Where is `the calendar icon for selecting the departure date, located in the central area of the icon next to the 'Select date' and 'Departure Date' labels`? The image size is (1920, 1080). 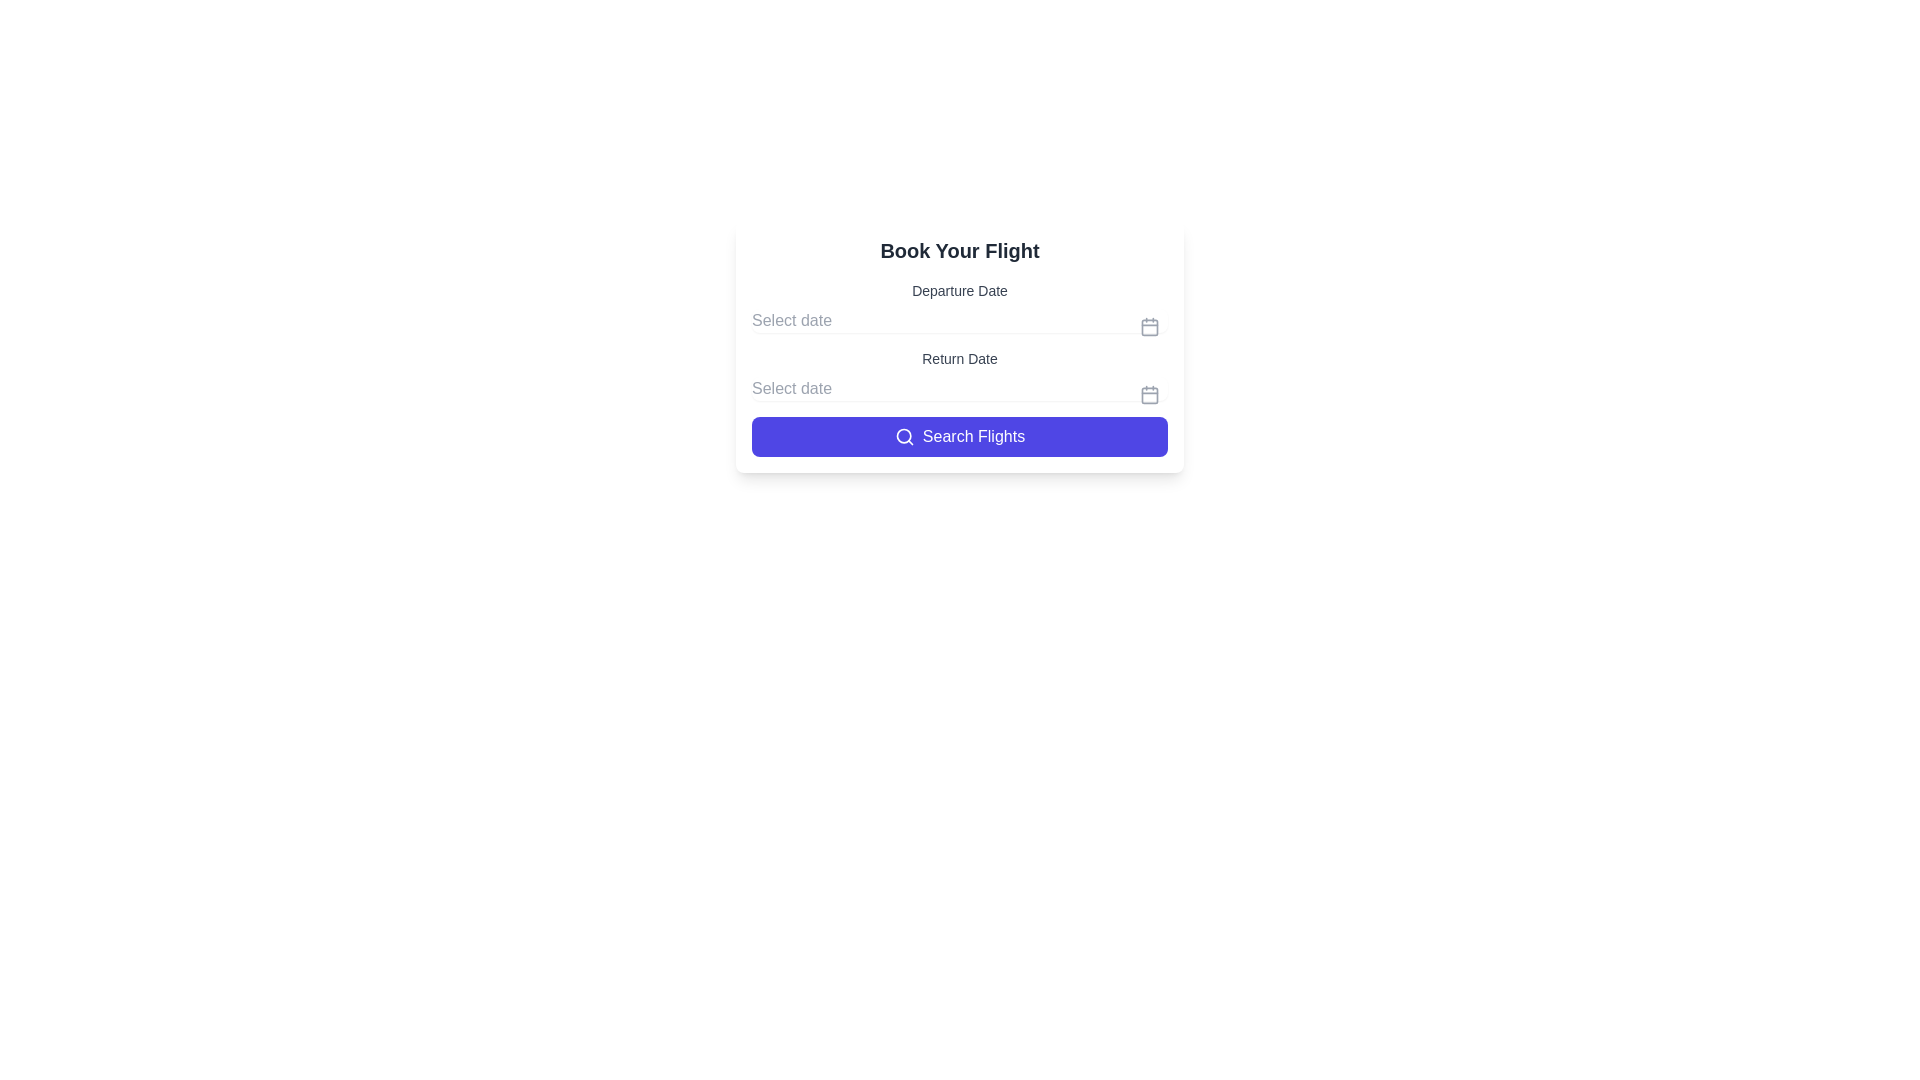 the calendar icon for selecting the departure date, located in the central area of the icon next to the 'Select date' and 'Departure Date' labels is located at coordinates (1150, 326).